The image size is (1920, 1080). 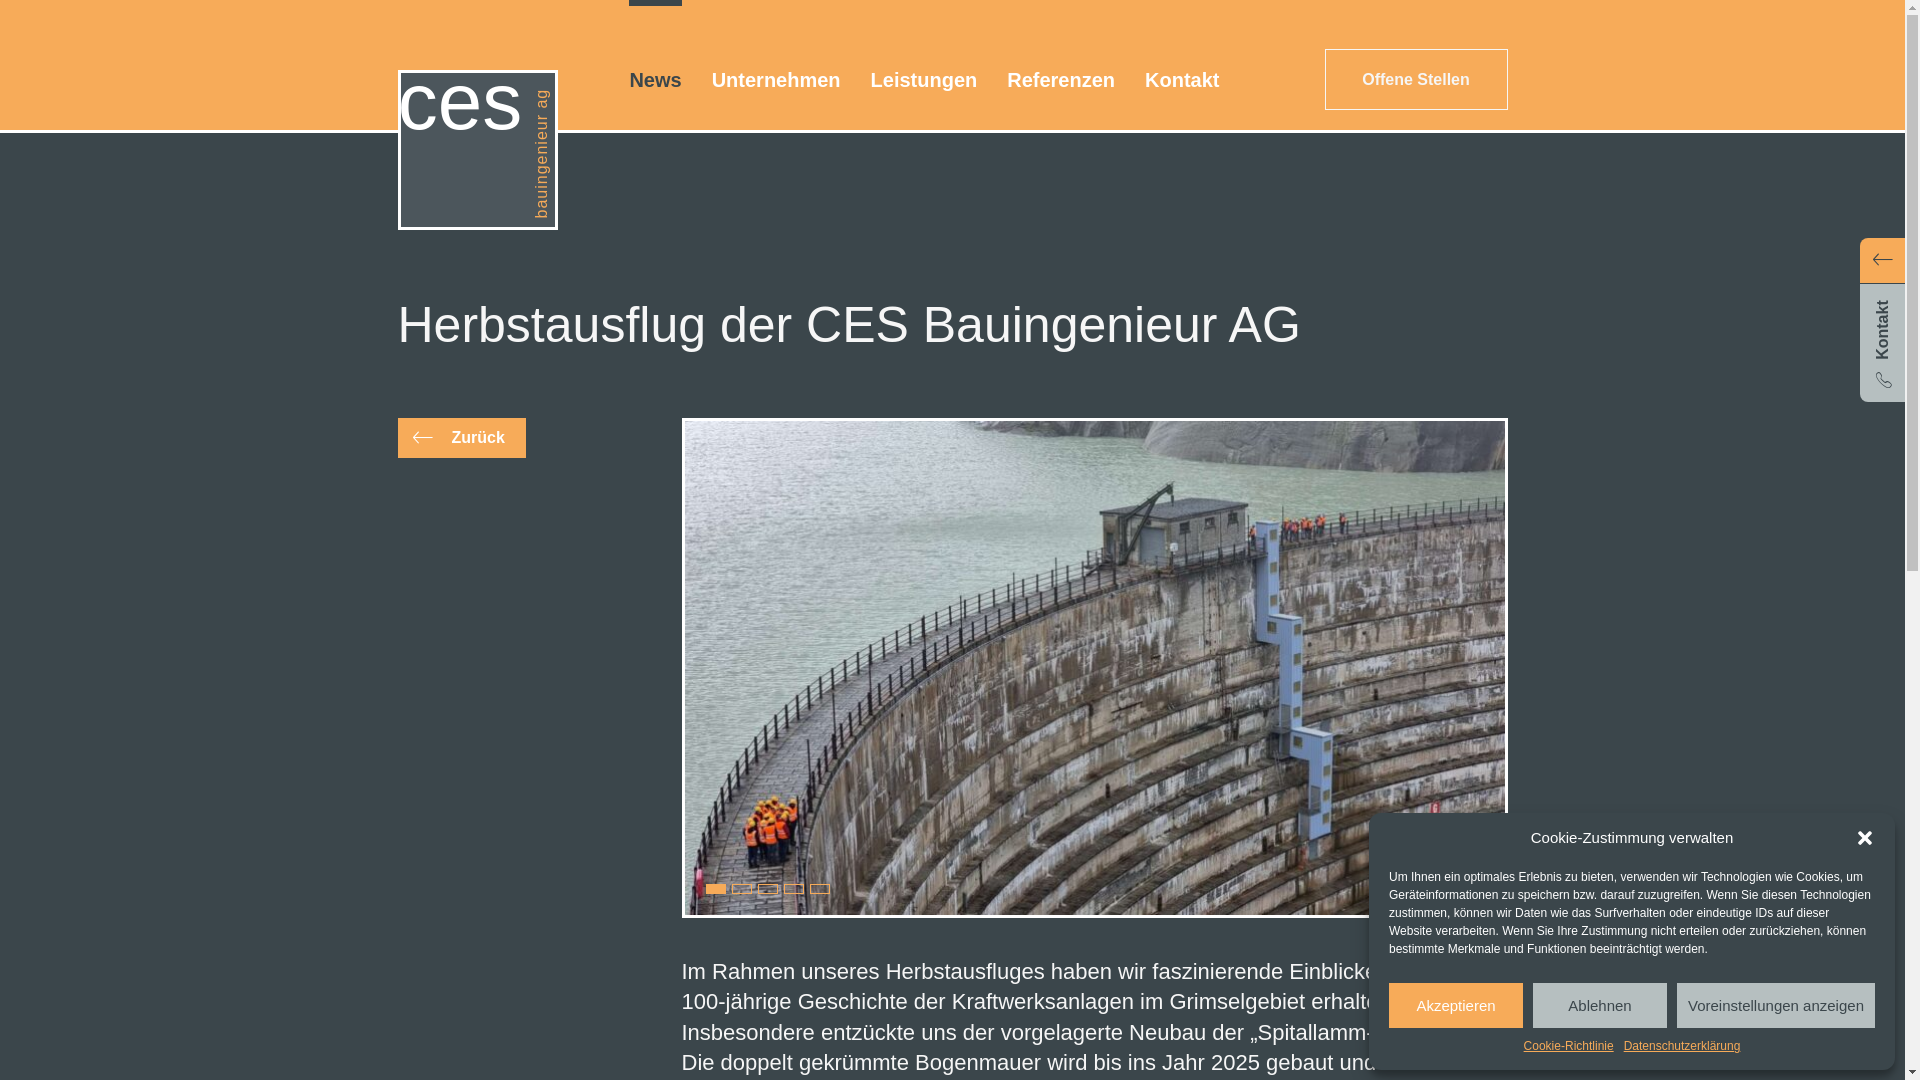 What do you see at coordinates (1598, 1005) in the screenshot?
I see `'Ablehnen'` at bounding box center [1598, 1005].